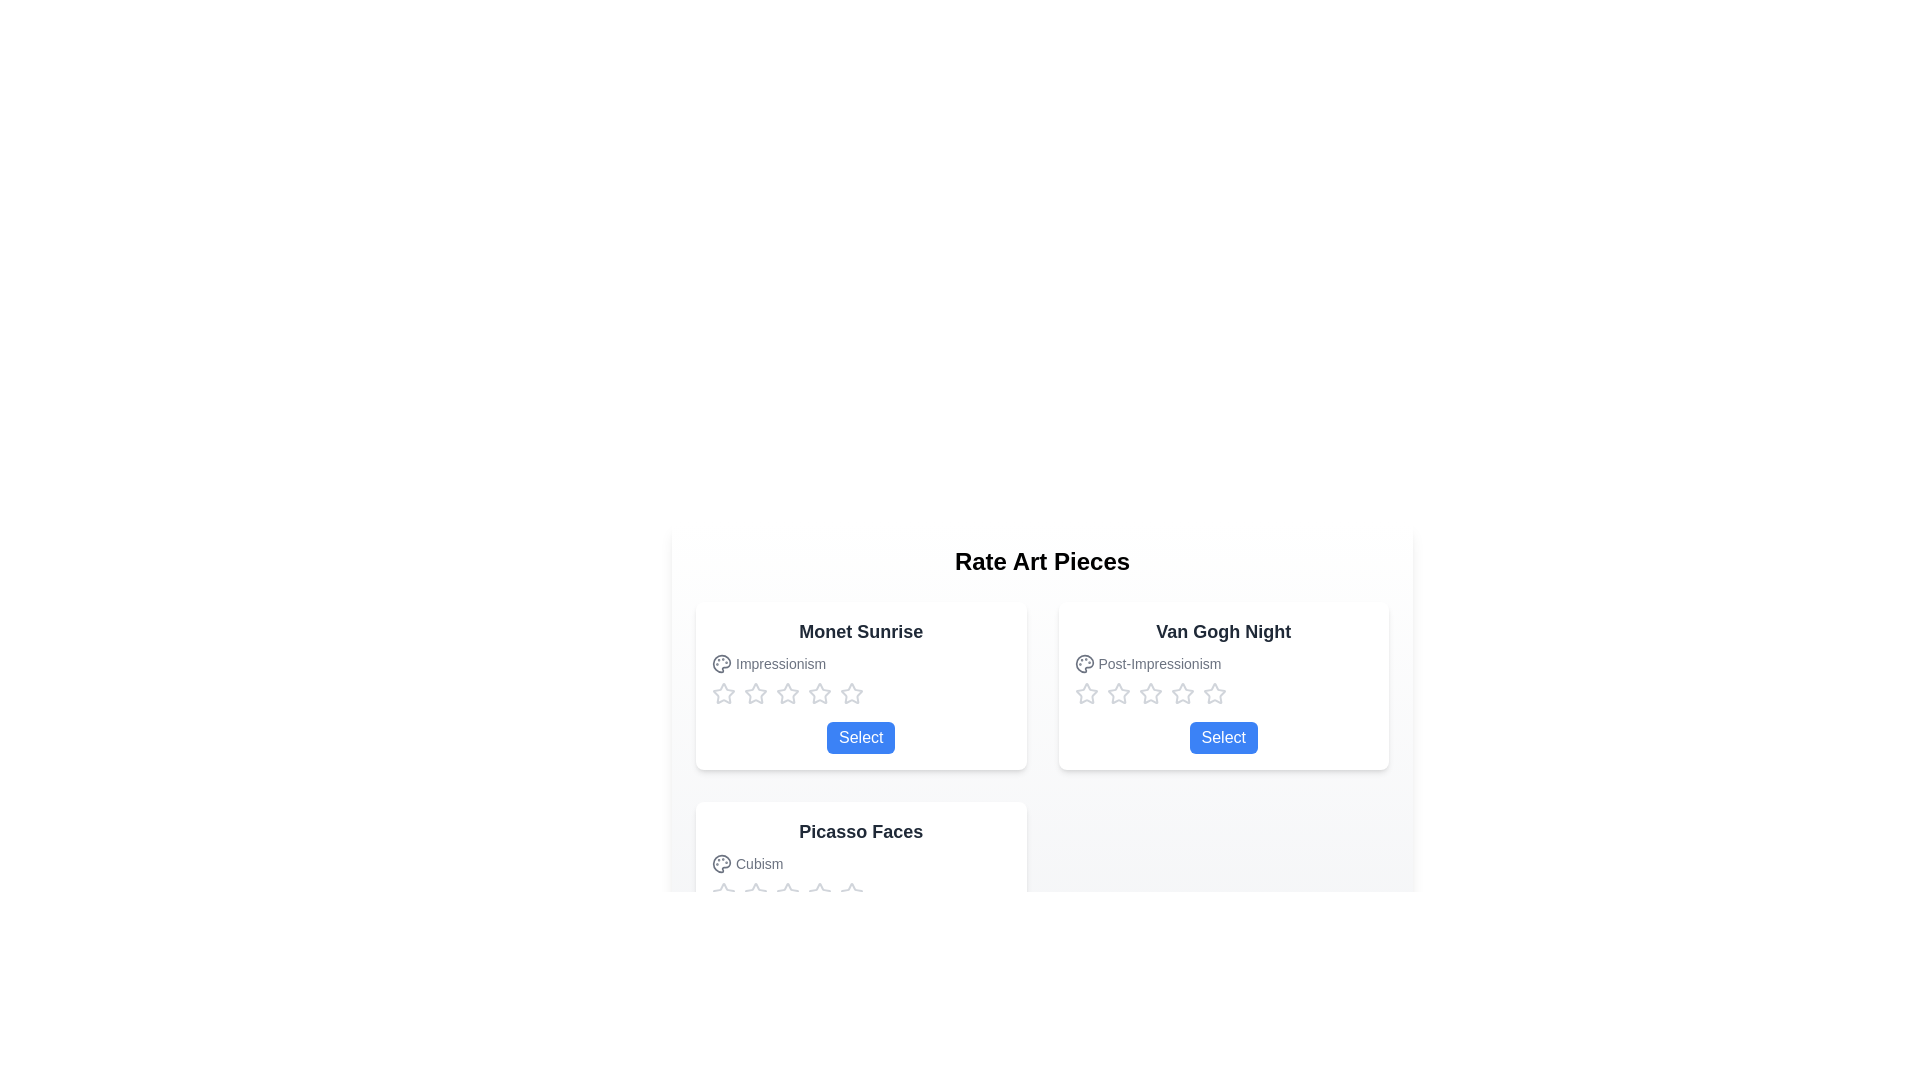  What do you see at coordinates (723, 693) in the screenshot?
I see `the first star-shaped icon in the 'Rate Art Pieces' section under the title 'Monet Sunrise'` at bounding box center [723, 693].